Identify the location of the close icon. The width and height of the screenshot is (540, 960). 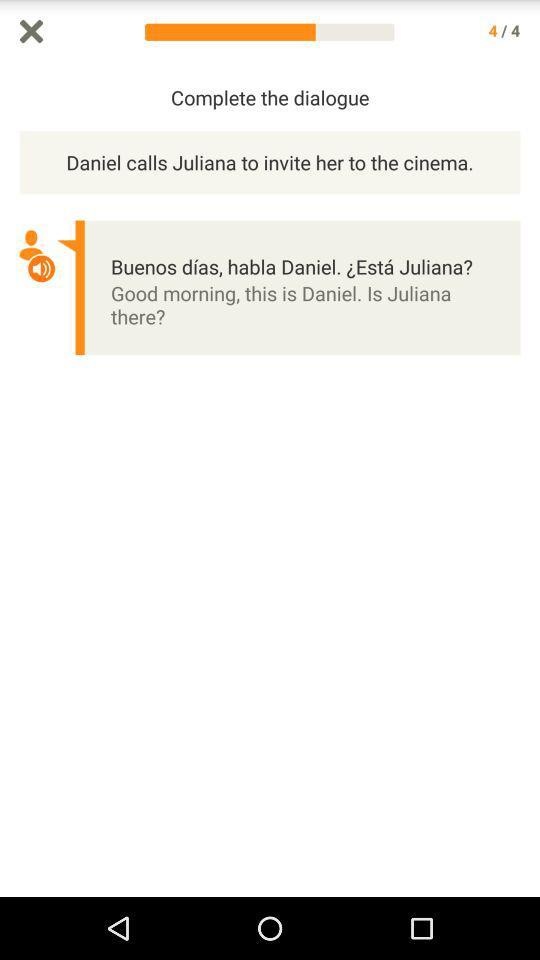
(30, 32).